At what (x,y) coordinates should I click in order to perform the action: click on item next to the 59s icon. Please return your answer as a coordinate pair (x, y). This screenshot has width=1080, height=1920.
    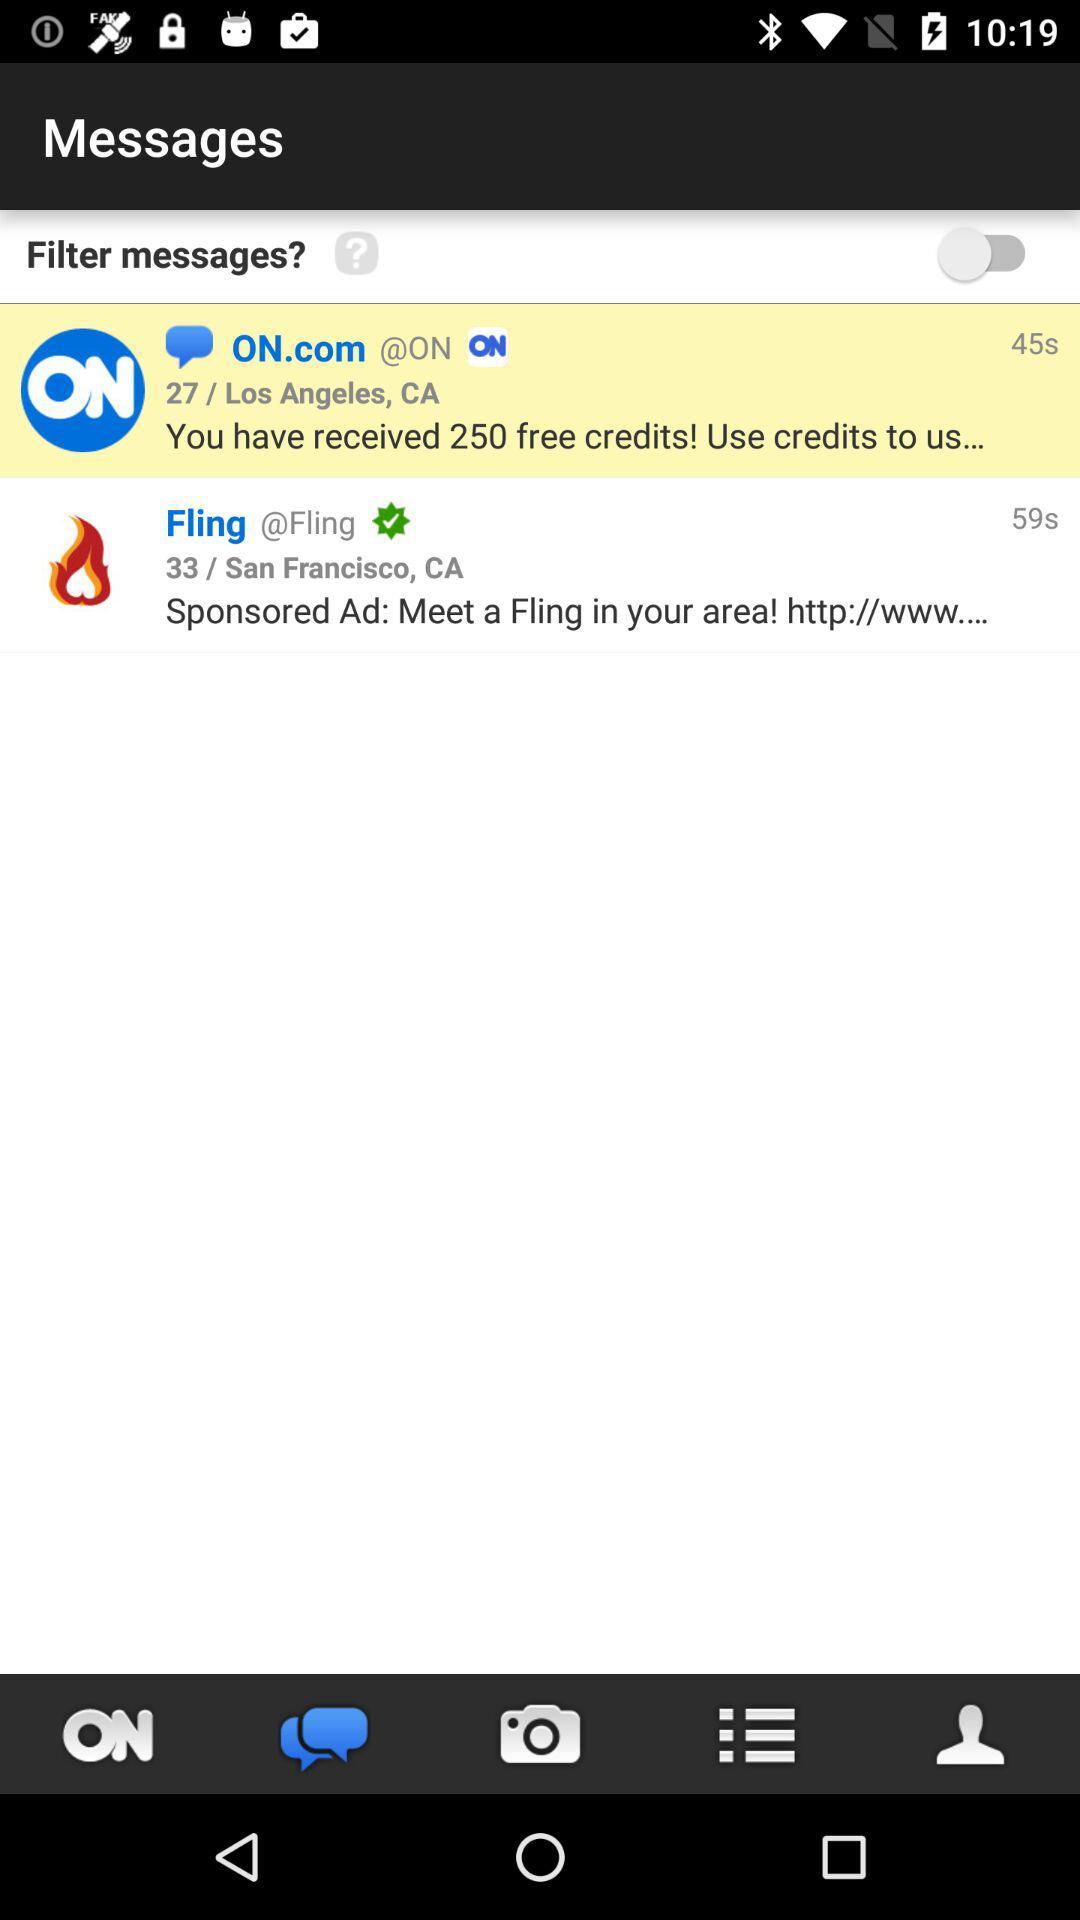
    Looking at the image, I should click on (699, 521).